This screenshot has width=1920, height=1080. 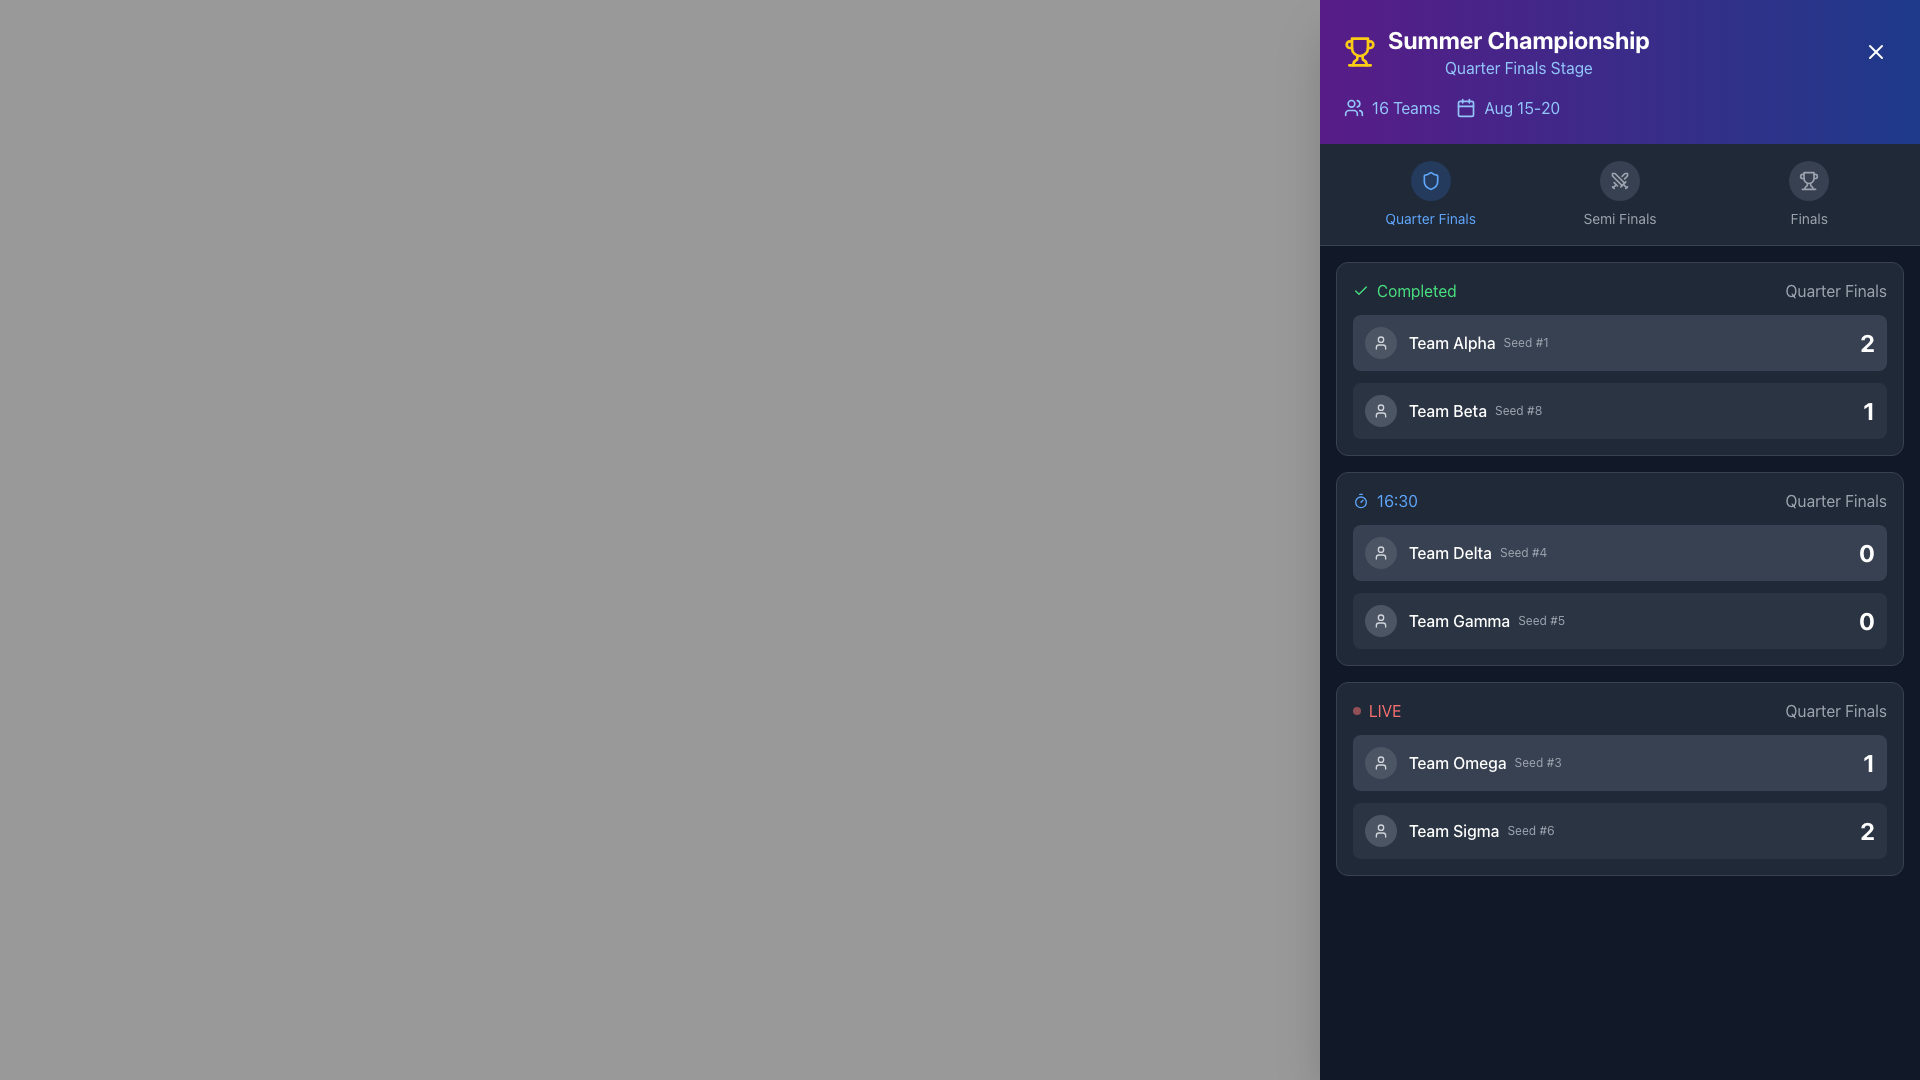 What do you see at coordinates (1836, 709) in the screenshot?
I see `the 'Quarter Finals' text label located at the bottom-right corner of the card, which is displayed in gray against a dark background` at bounding box center [1836, 709].